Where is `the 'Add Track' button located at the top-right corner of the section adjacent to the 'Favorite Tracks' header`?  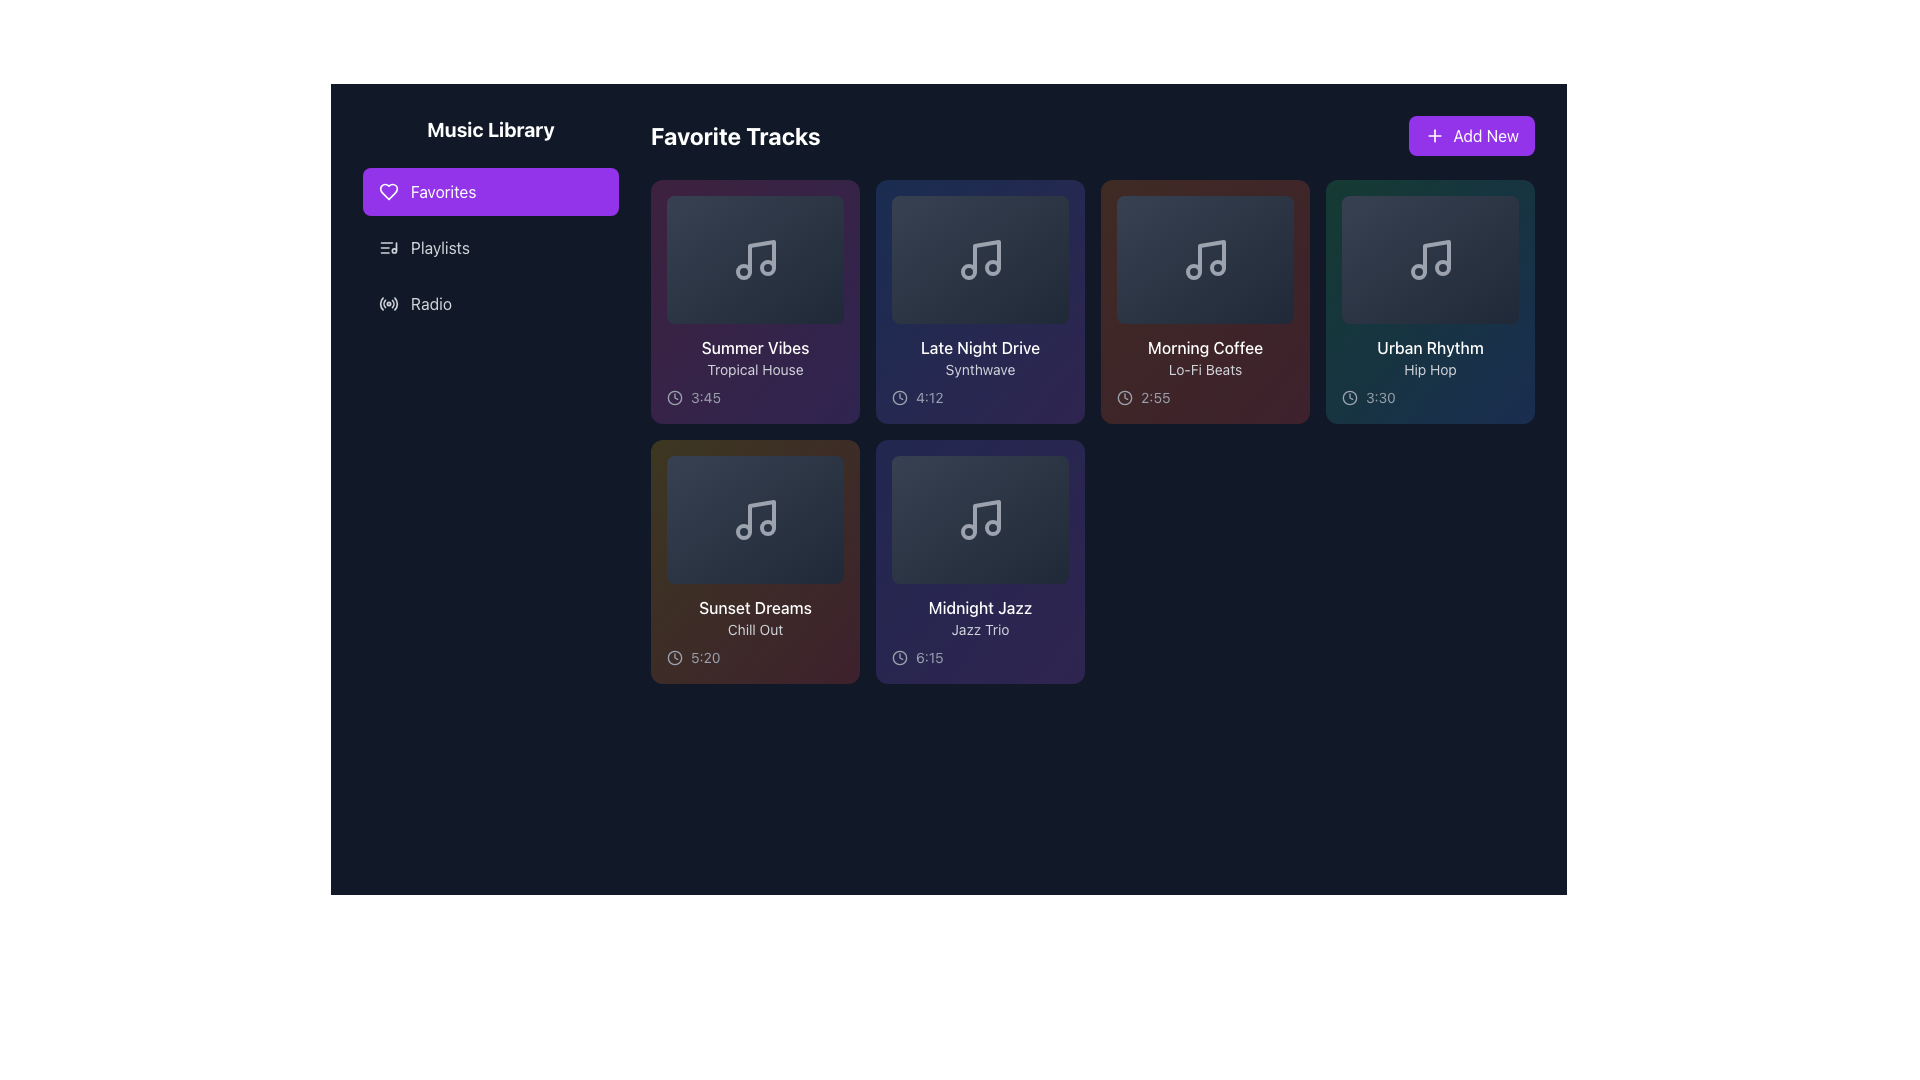 the 'Add Track' button located at the top-right corner of the section adjacent to the 'Favorite Tracks' header is located at coordinates (1472, 135).